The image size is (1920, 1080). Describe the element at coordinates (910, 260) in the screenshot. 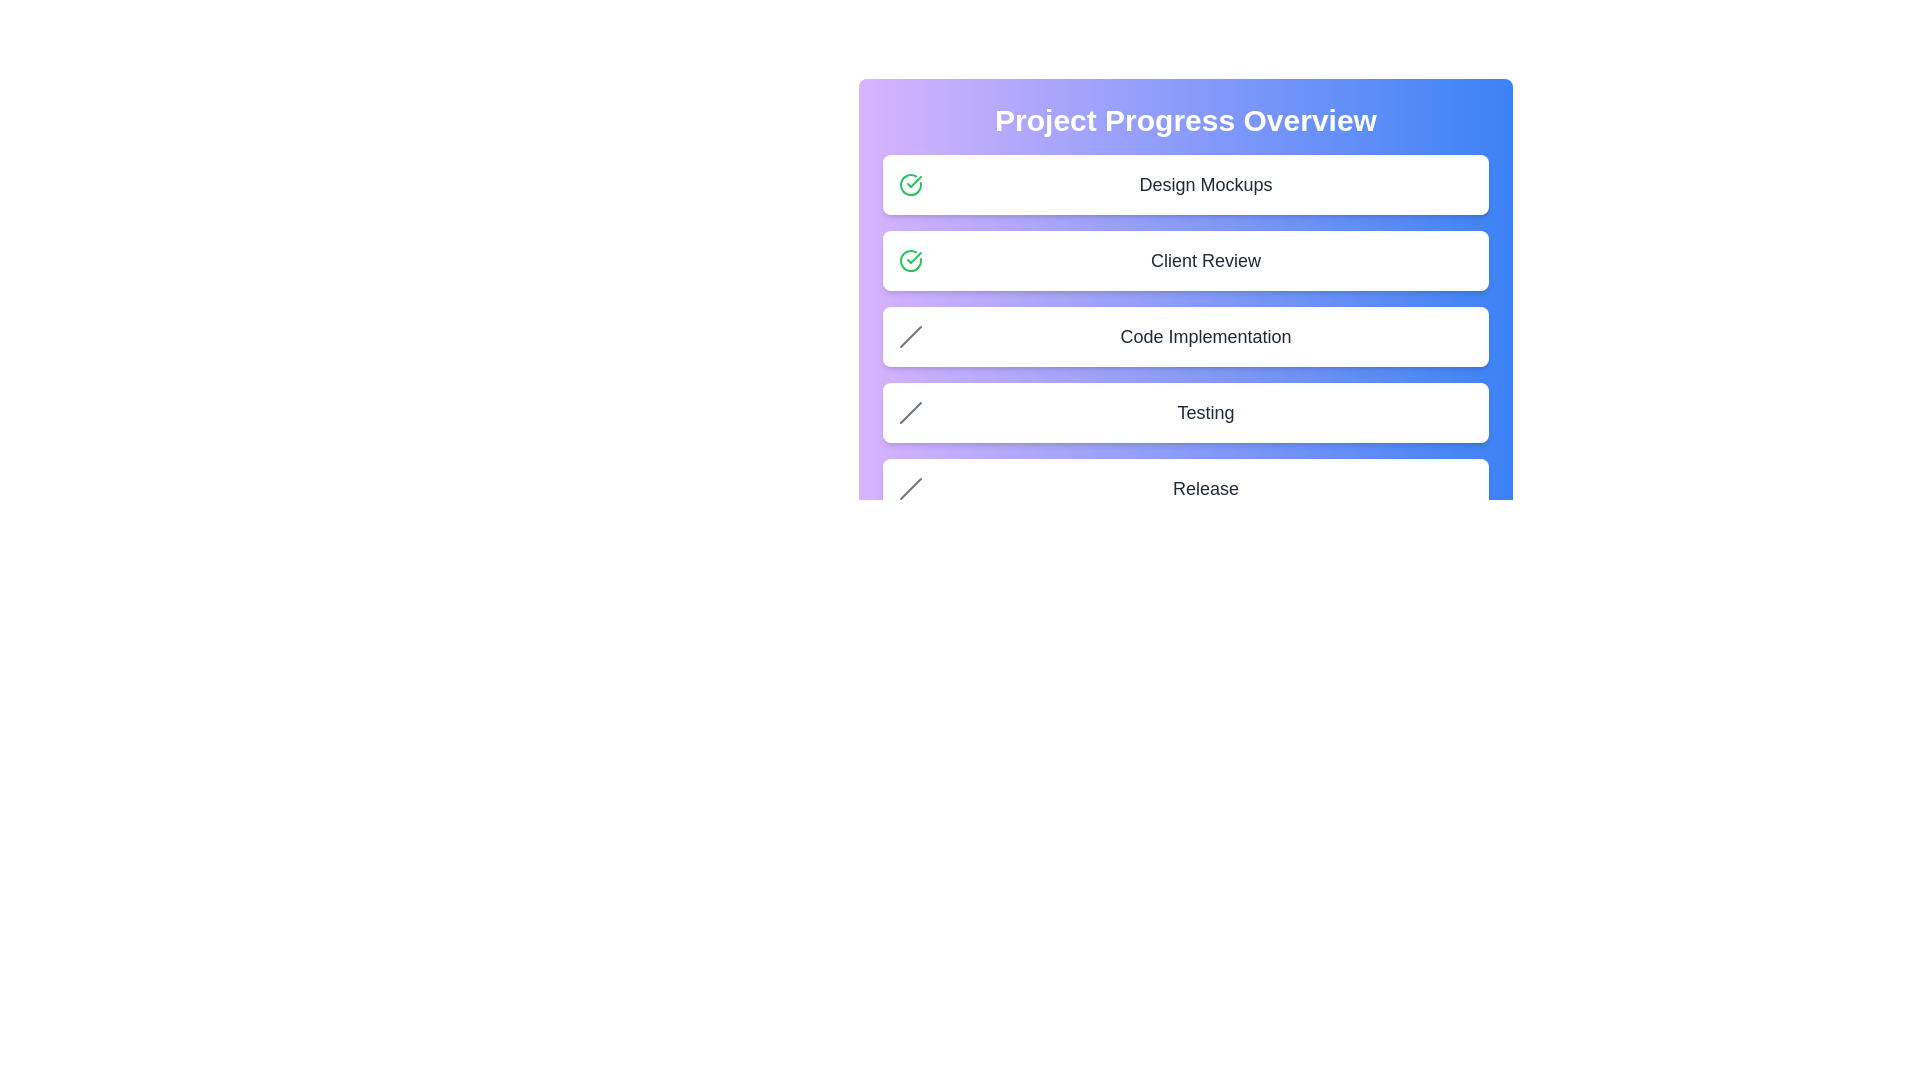

I see `the status indicator icon for 'Client Review', which marks the task as completed and is located on the left side of the 'Client Review' row in the checklist card` at that location.